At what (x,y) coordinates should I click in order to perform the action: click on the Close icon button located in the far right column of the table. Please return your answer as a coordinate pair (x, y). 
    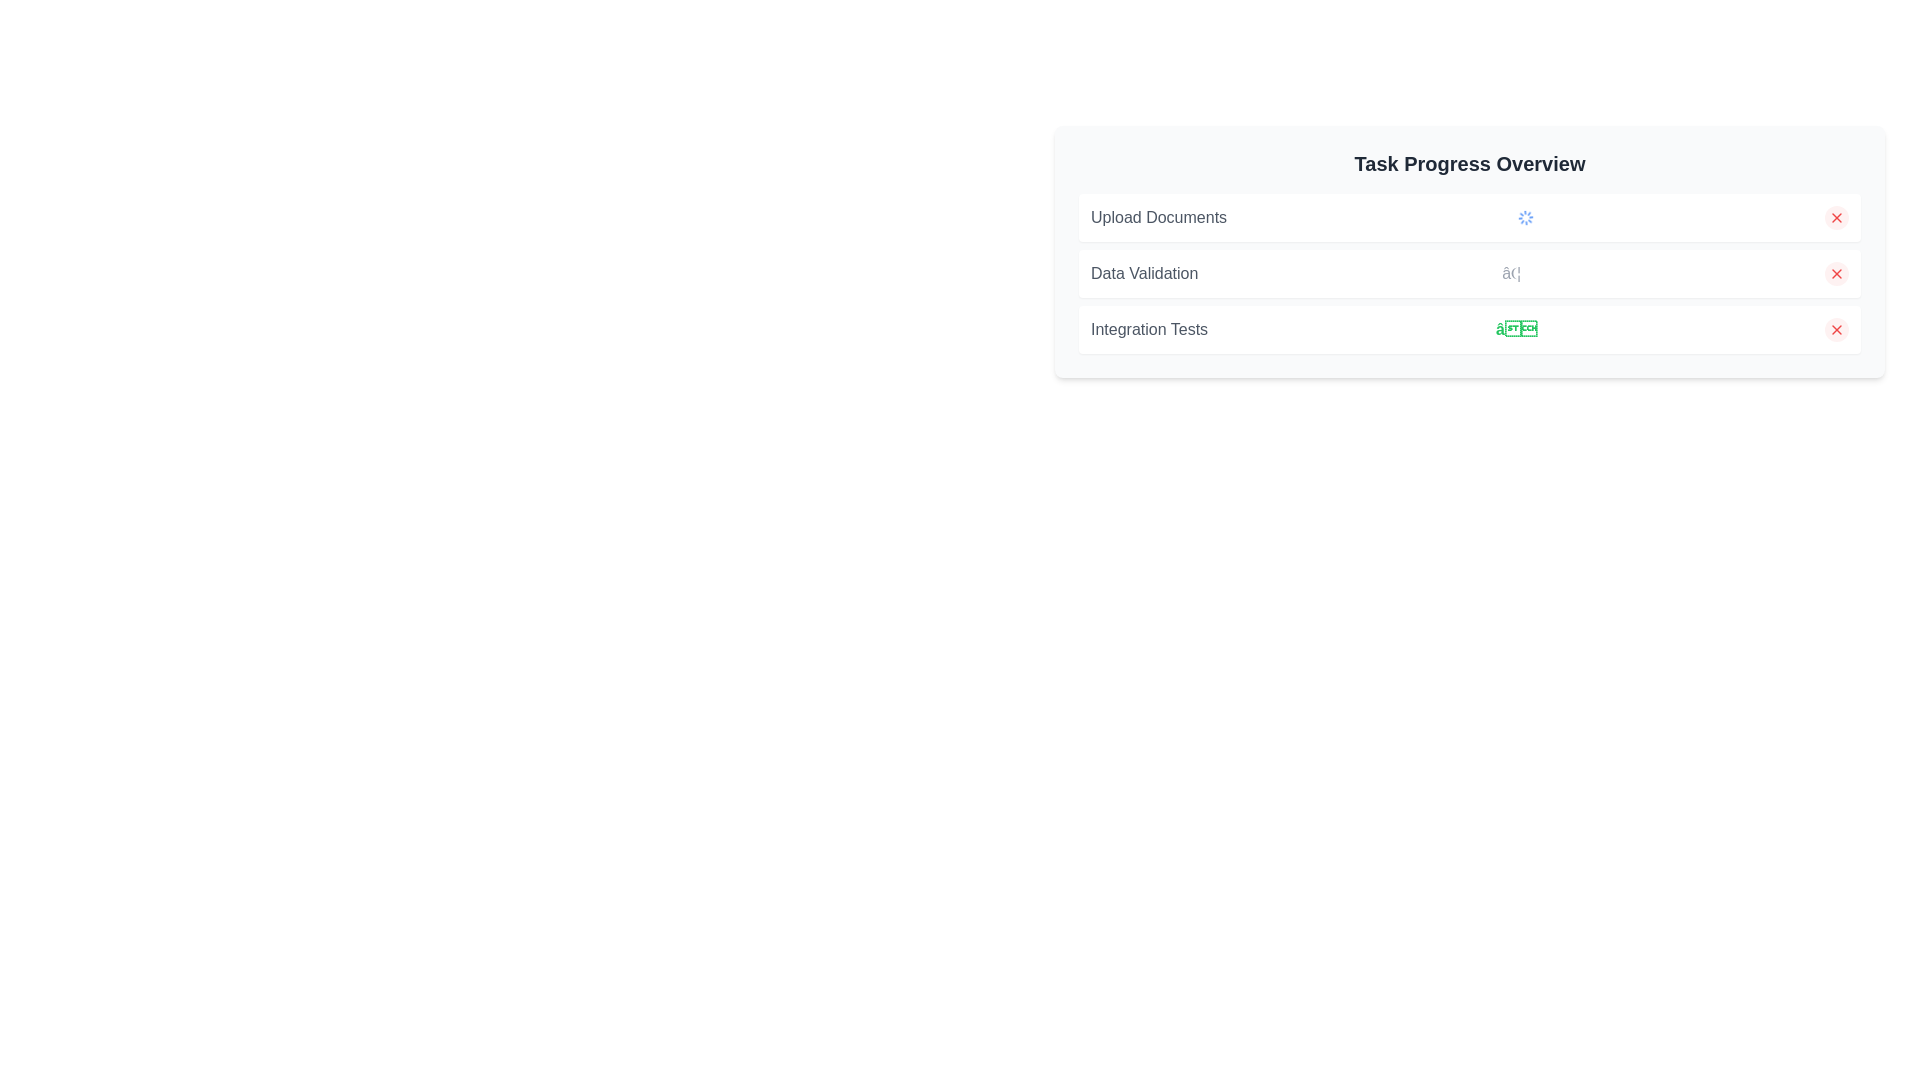
    Looking at the image, I should click on (1837, 273).